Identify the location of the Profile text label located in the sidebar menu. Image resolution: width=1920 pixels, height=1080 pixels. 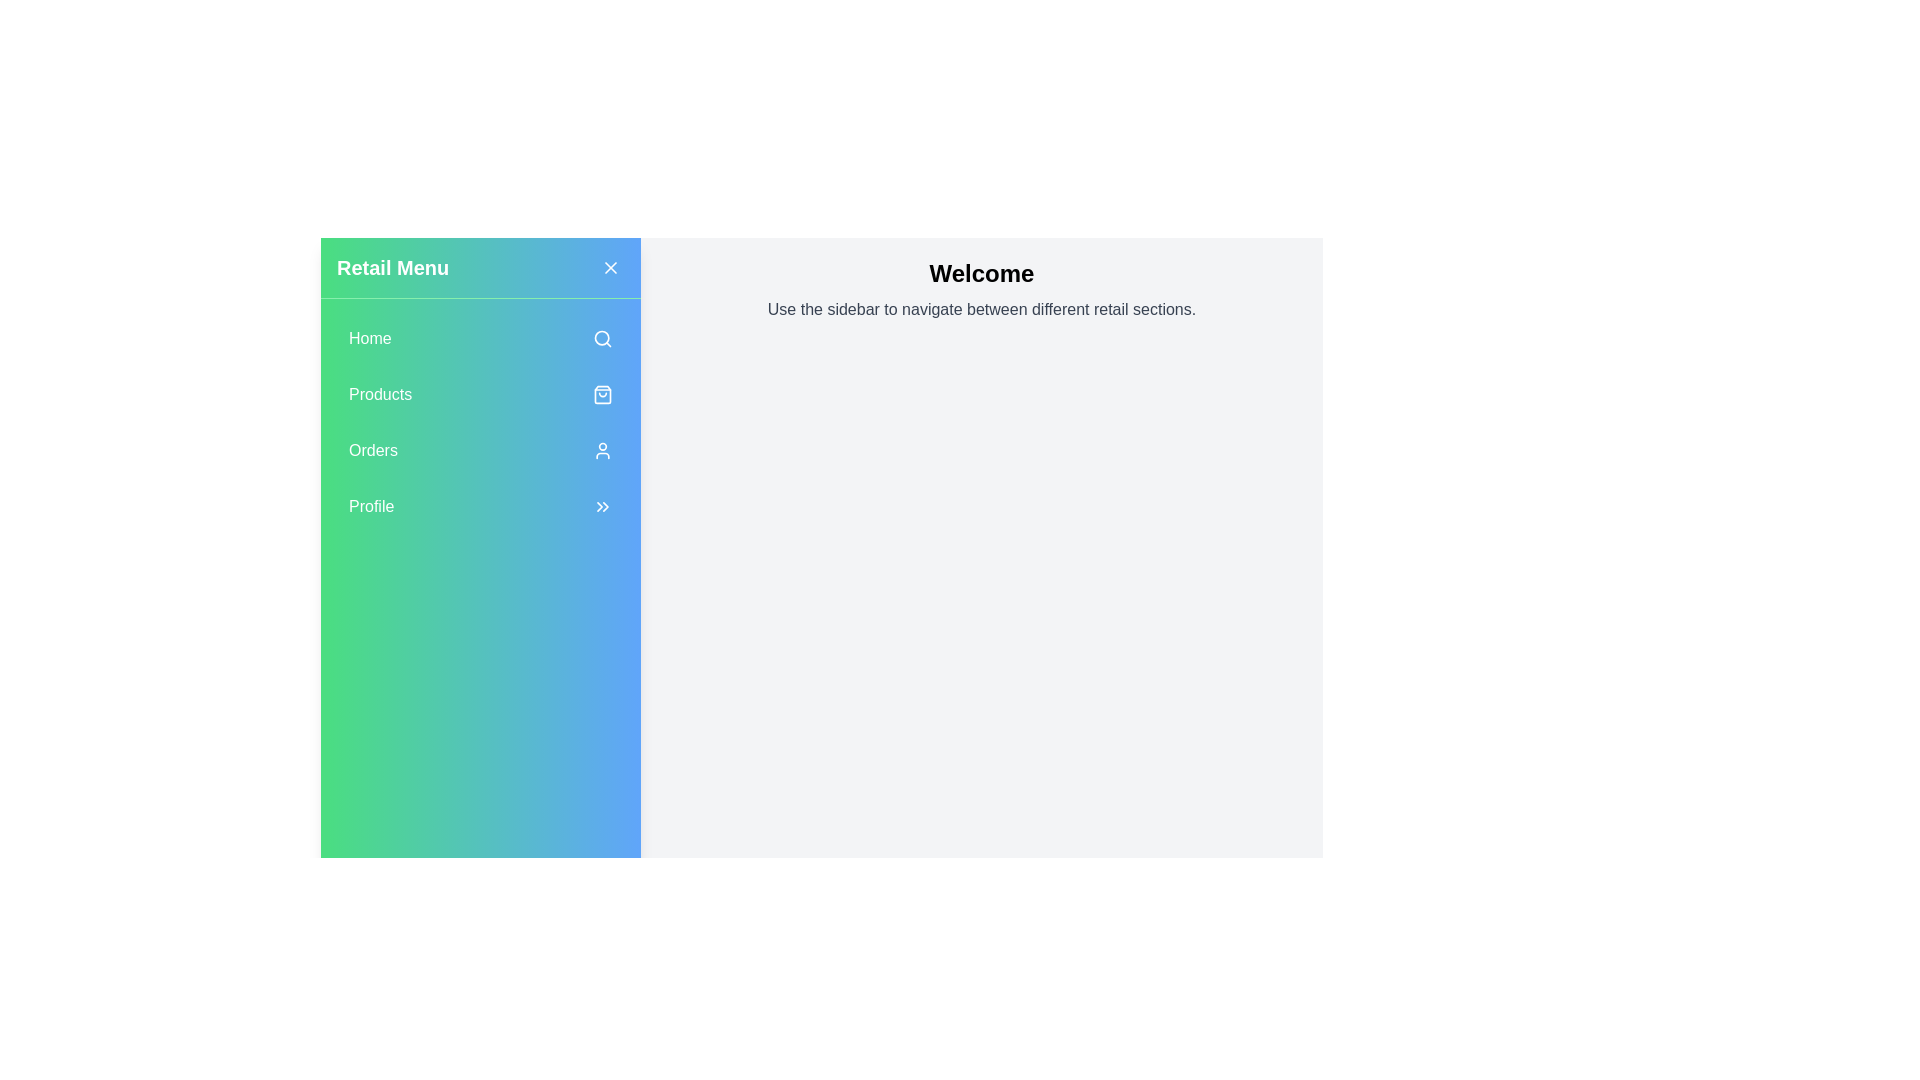
(371, 505).